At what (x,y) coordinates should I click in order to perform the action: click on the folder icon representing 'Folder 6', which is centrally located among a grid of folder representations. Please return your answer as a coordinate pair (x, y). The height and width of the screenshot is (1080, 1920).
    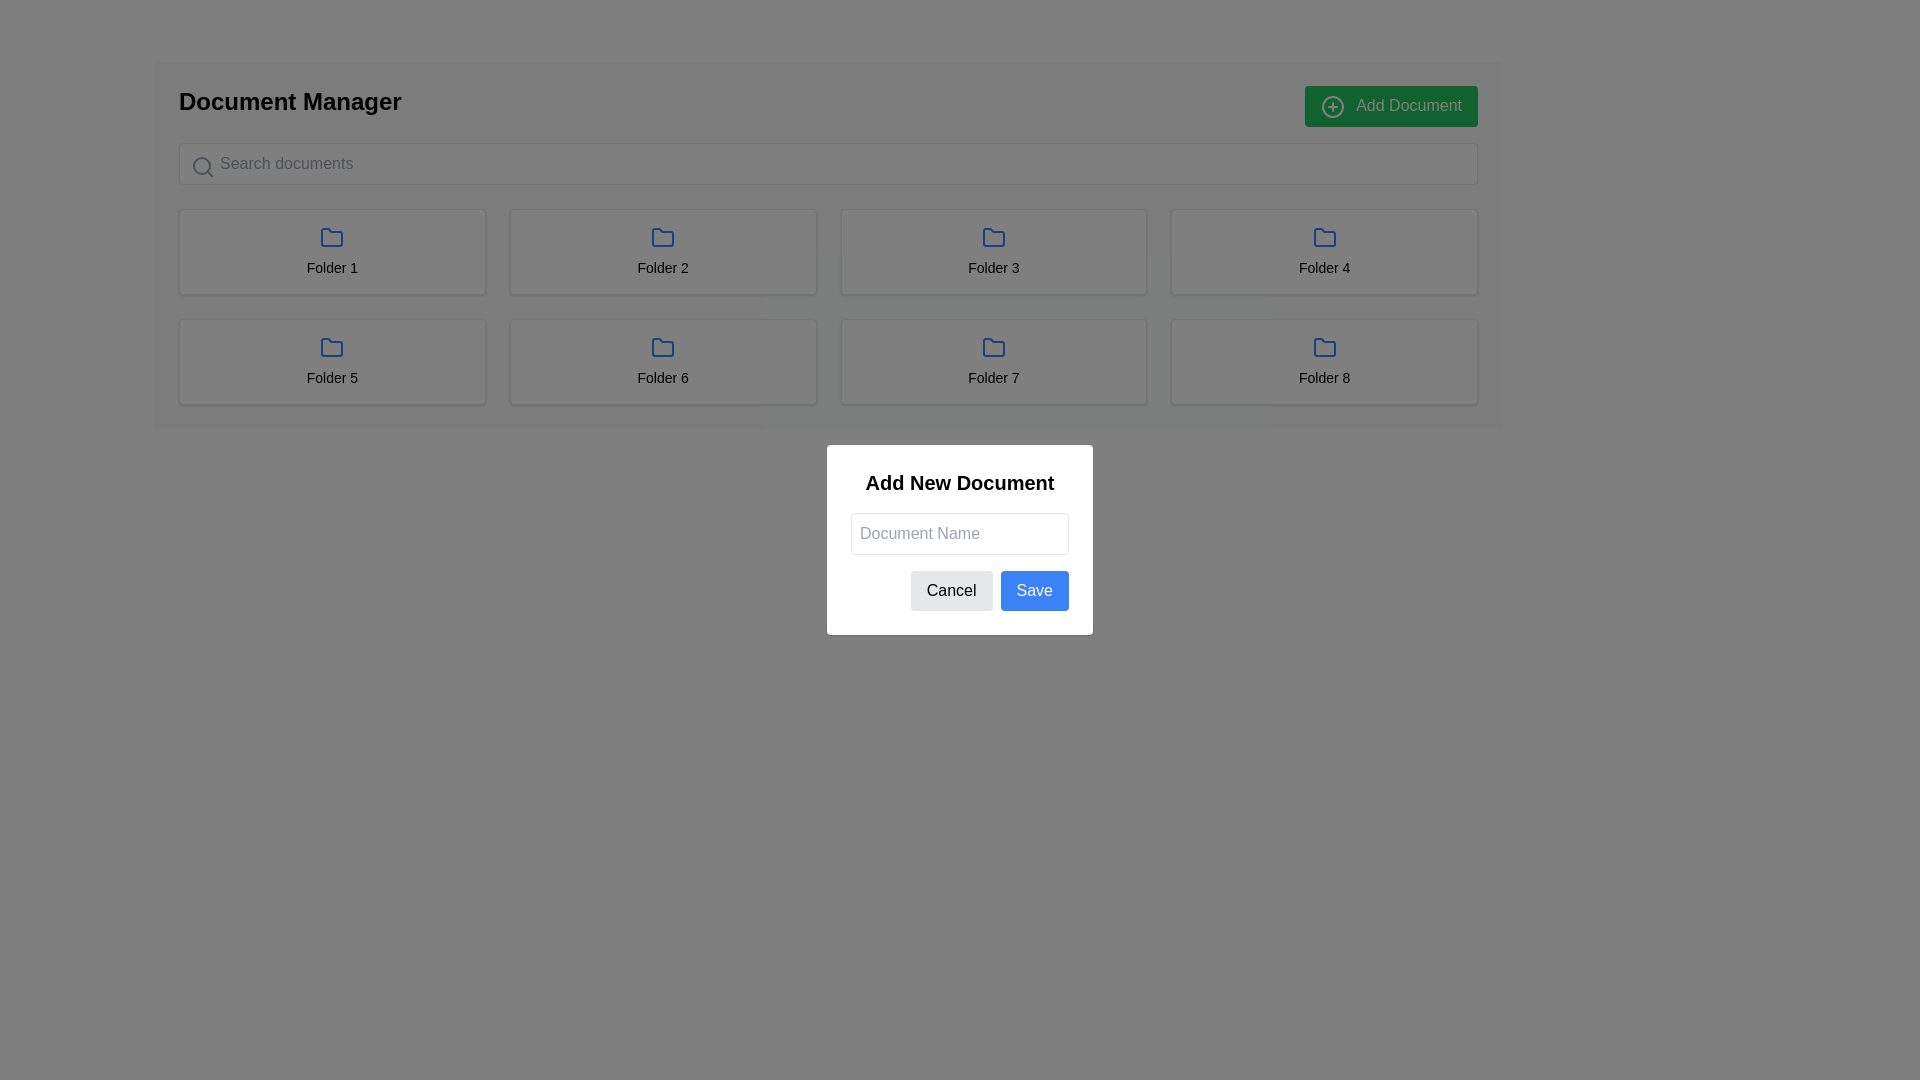
    Looking at the image, I should click on (663, 346).